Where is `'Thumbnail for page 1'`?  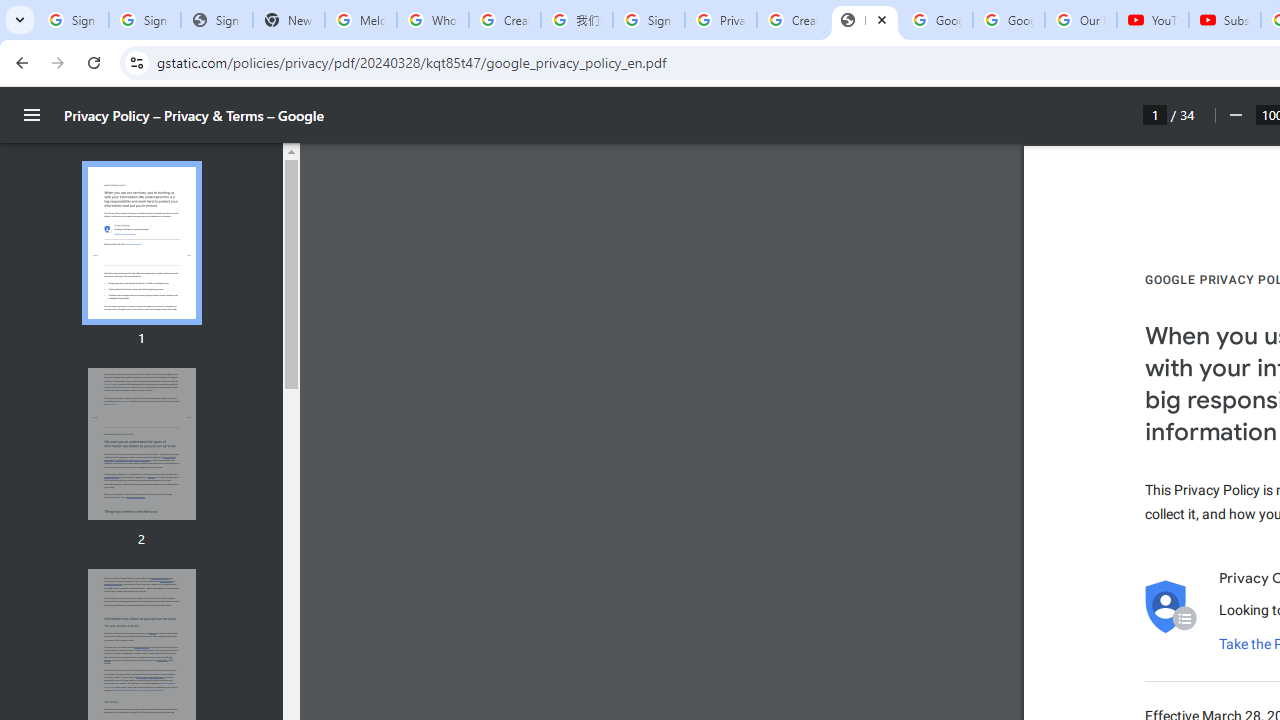
'Thumbnail for page 1' is located at coordinates (140, 242).